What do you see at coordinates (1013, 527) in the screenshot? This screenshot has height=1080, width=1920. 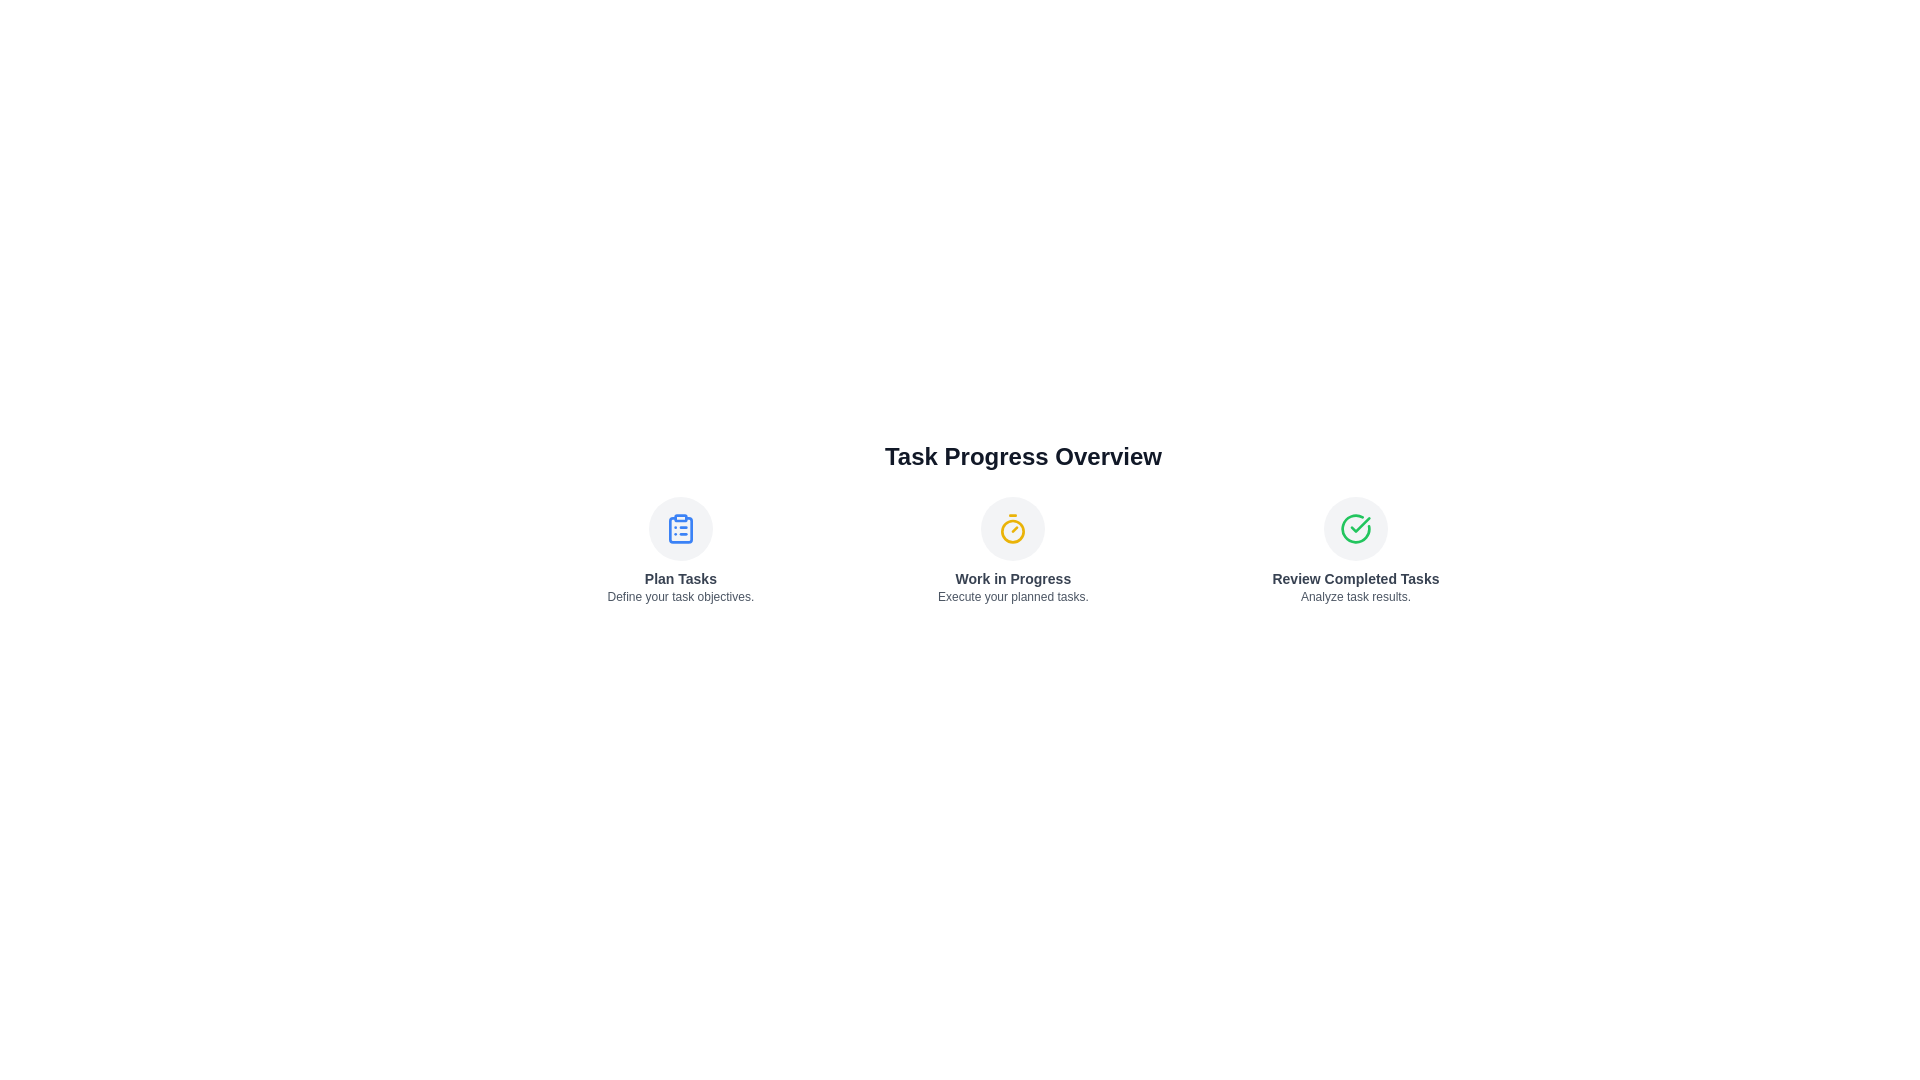 I see `the icon of the step Work in Progress` at bounding box center [1013, 527].